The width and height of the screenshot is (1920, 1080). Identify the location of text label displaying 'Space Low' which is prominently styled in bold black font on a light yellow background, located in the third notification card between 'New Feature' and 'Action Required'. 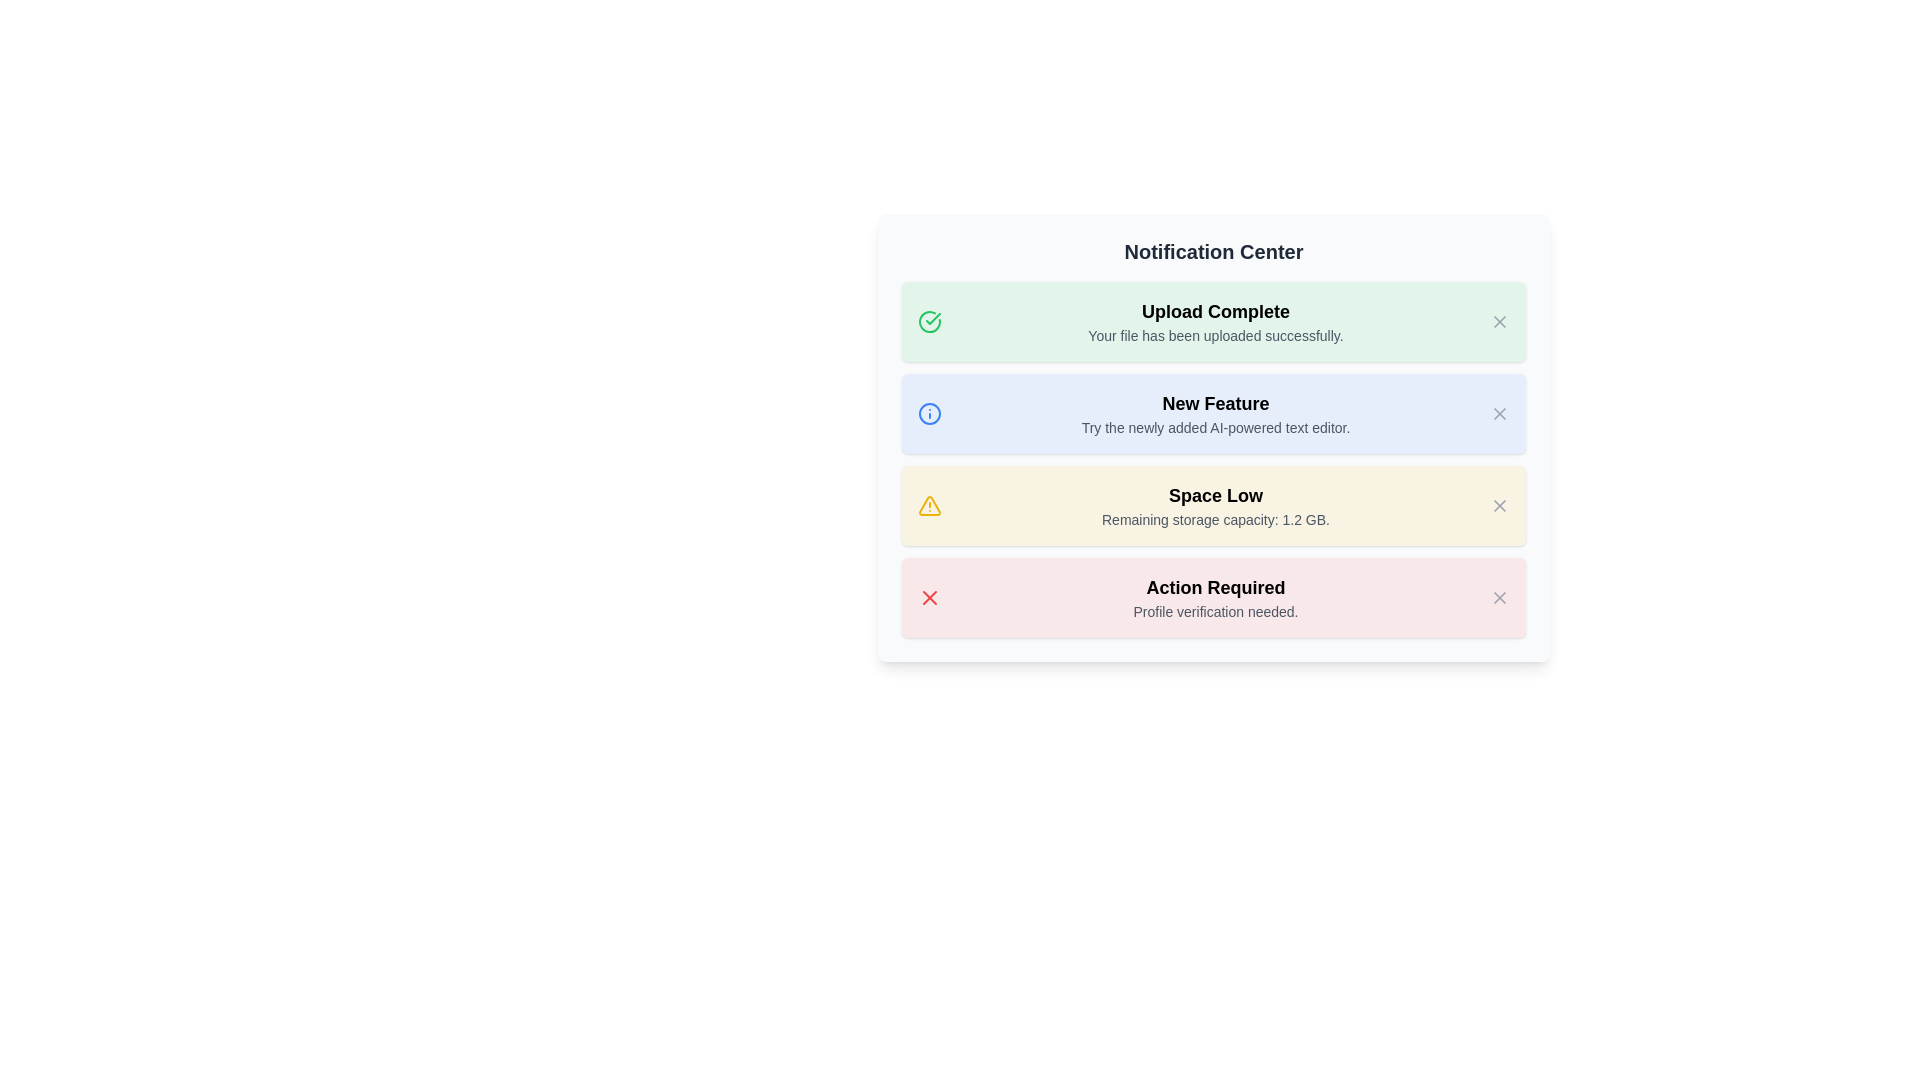
(1214, 495).